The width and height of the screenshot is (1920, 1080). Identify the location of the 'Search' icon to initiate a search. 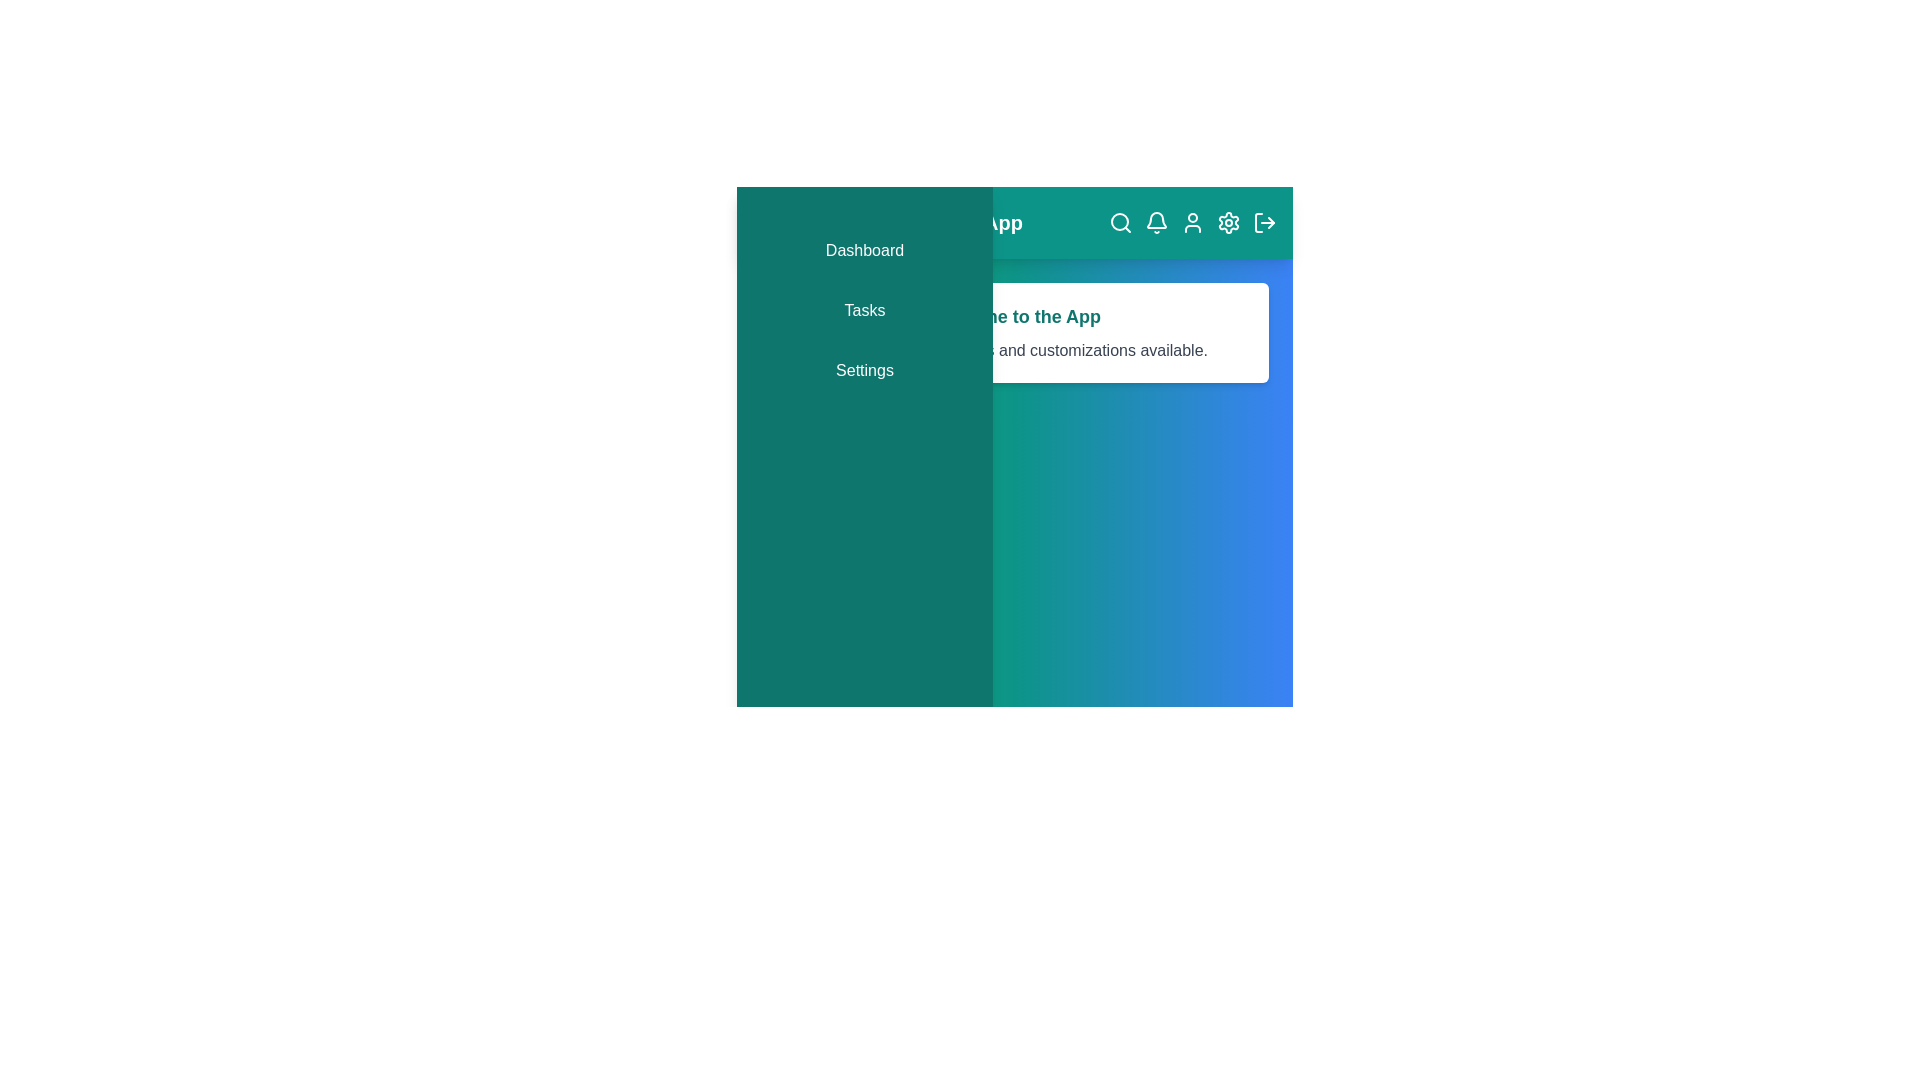
(1121, 223).